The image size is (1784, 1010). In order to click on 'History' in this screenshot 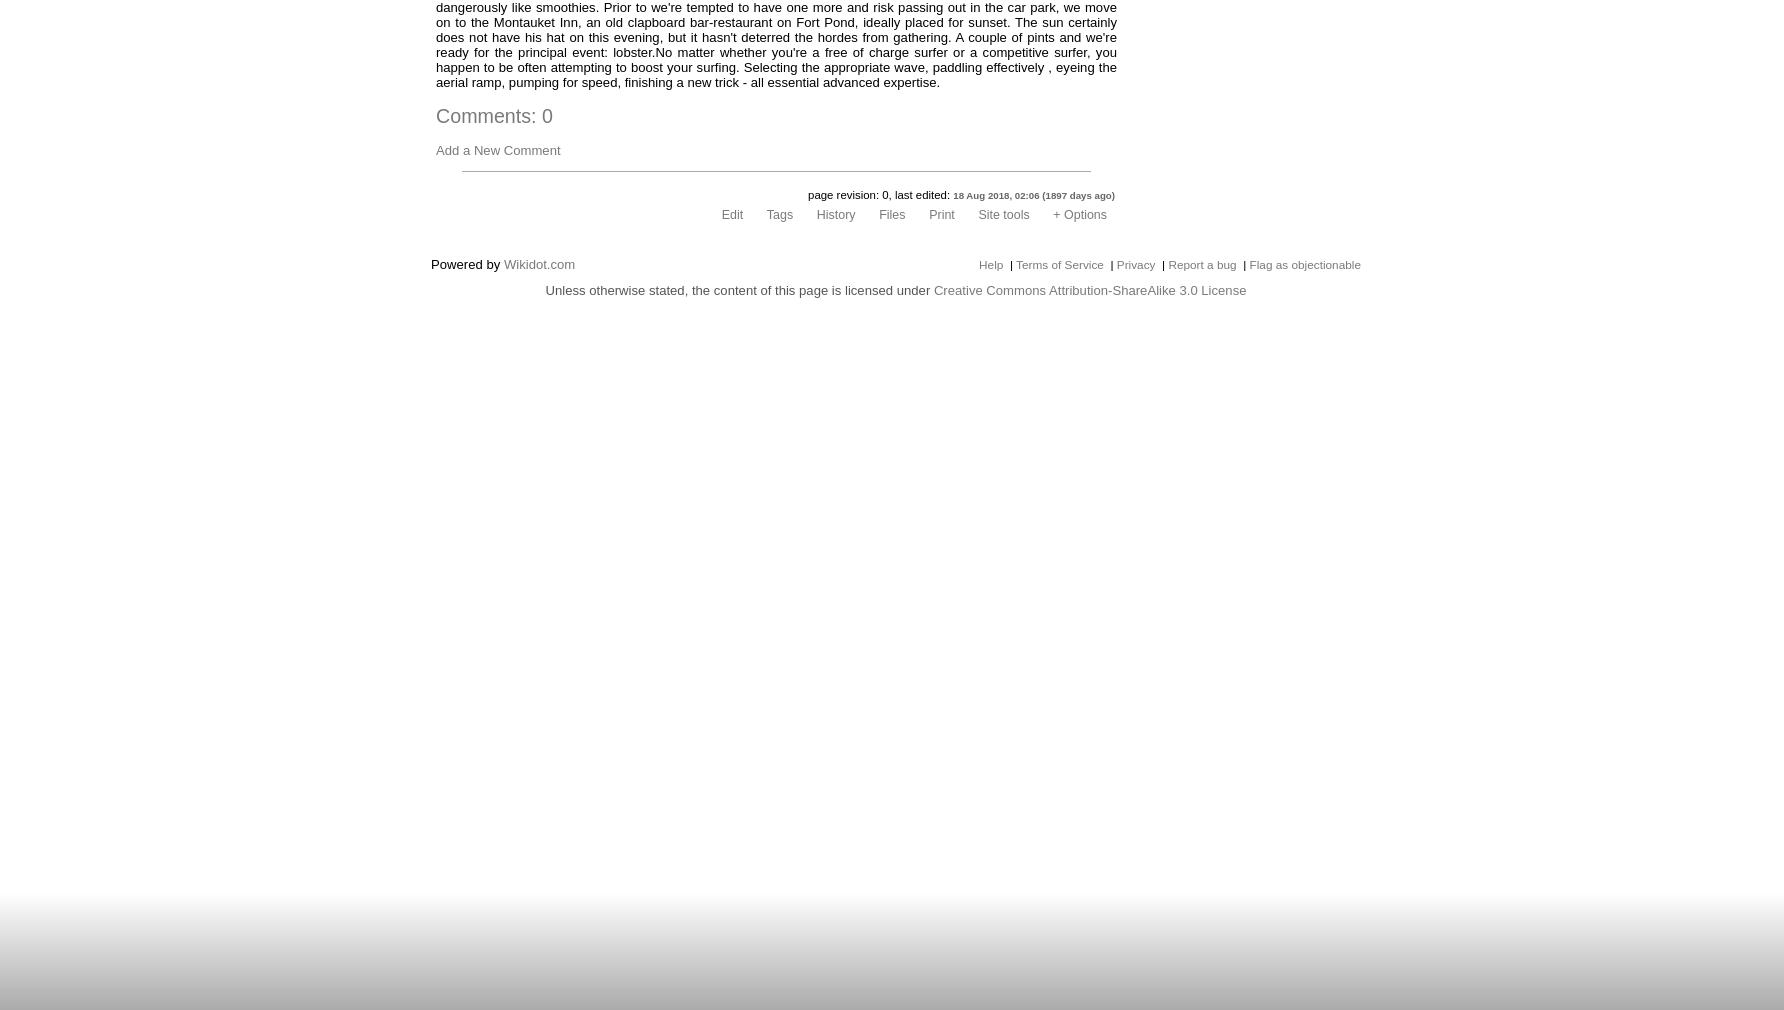, I will do `click(834, 213)`.